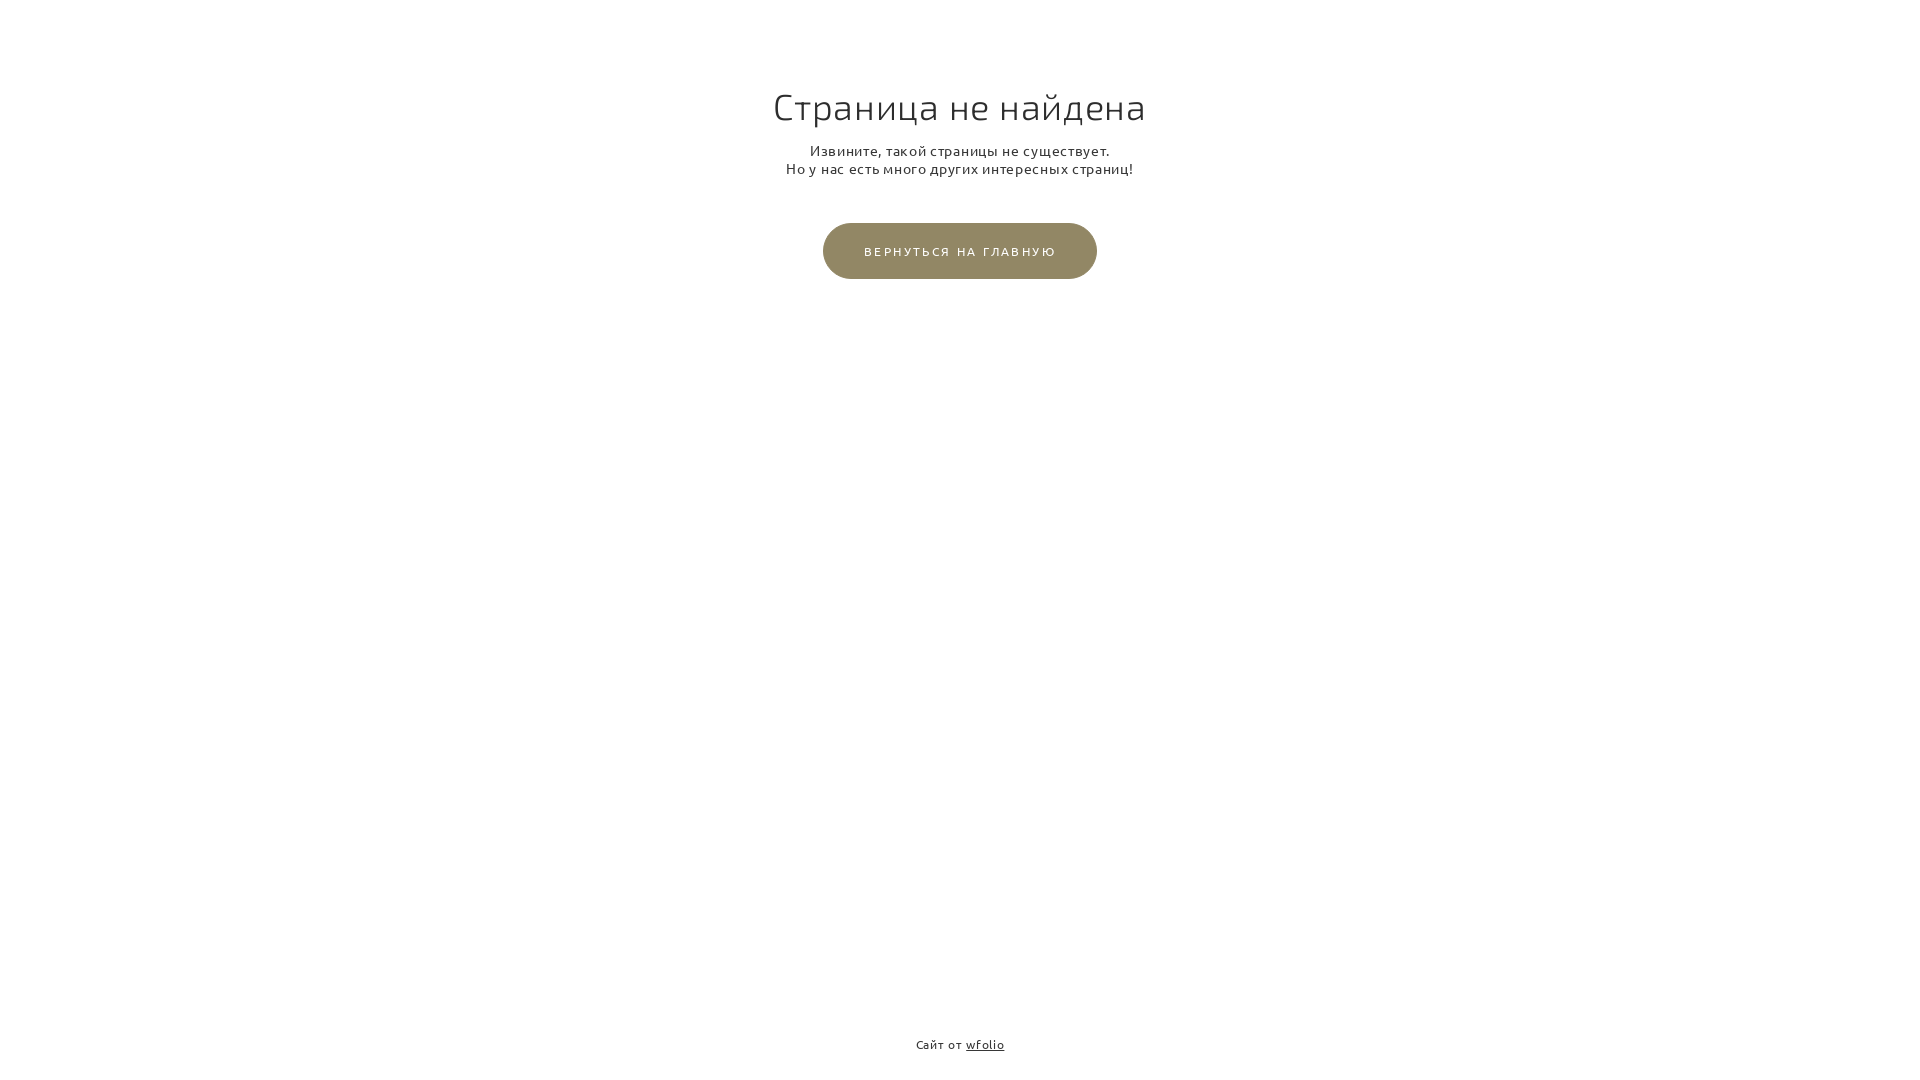  What do you see at coordinates (984, 1043) in the screenshot?
I see `'wfolio'` at bounding box center [984, 1043].